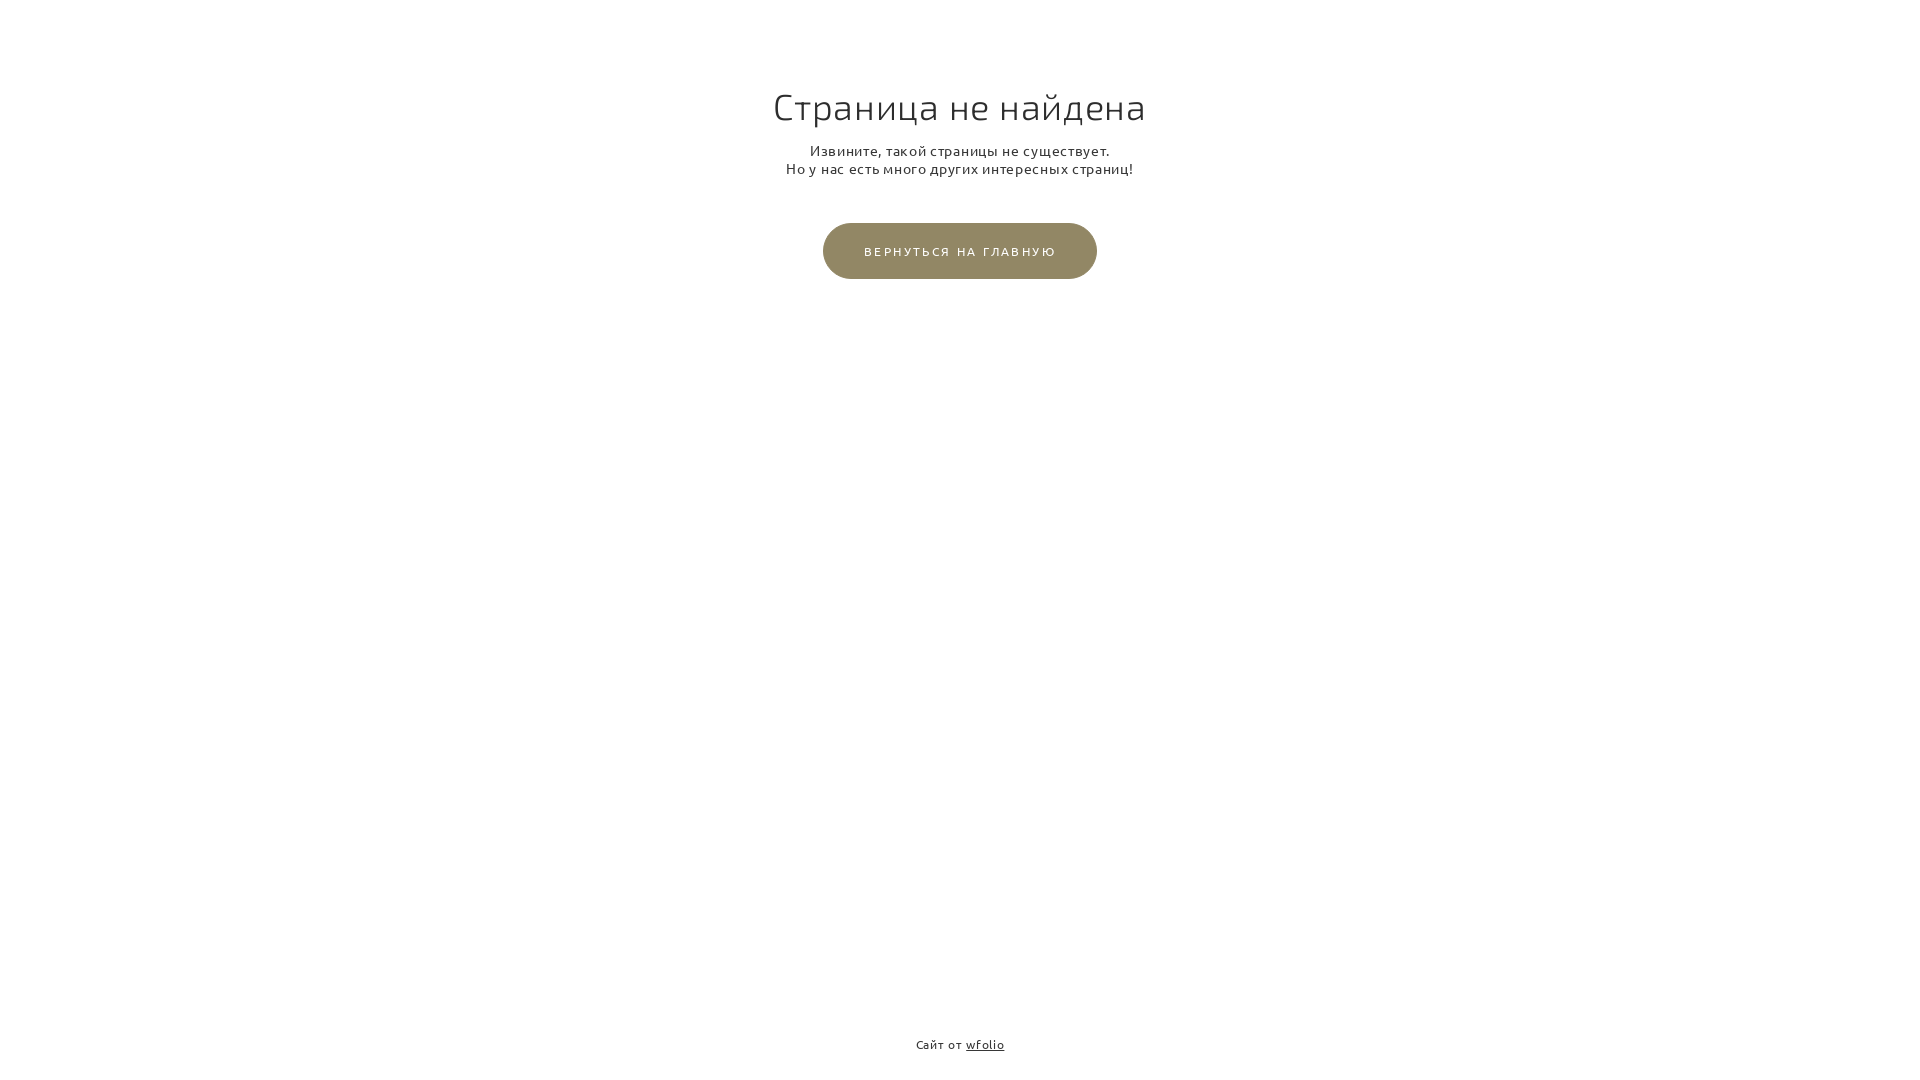  What do you see at coordinates (984, 1043) in the screenshot?
I see `'wfolio'` at bounding box center [984, 1043].